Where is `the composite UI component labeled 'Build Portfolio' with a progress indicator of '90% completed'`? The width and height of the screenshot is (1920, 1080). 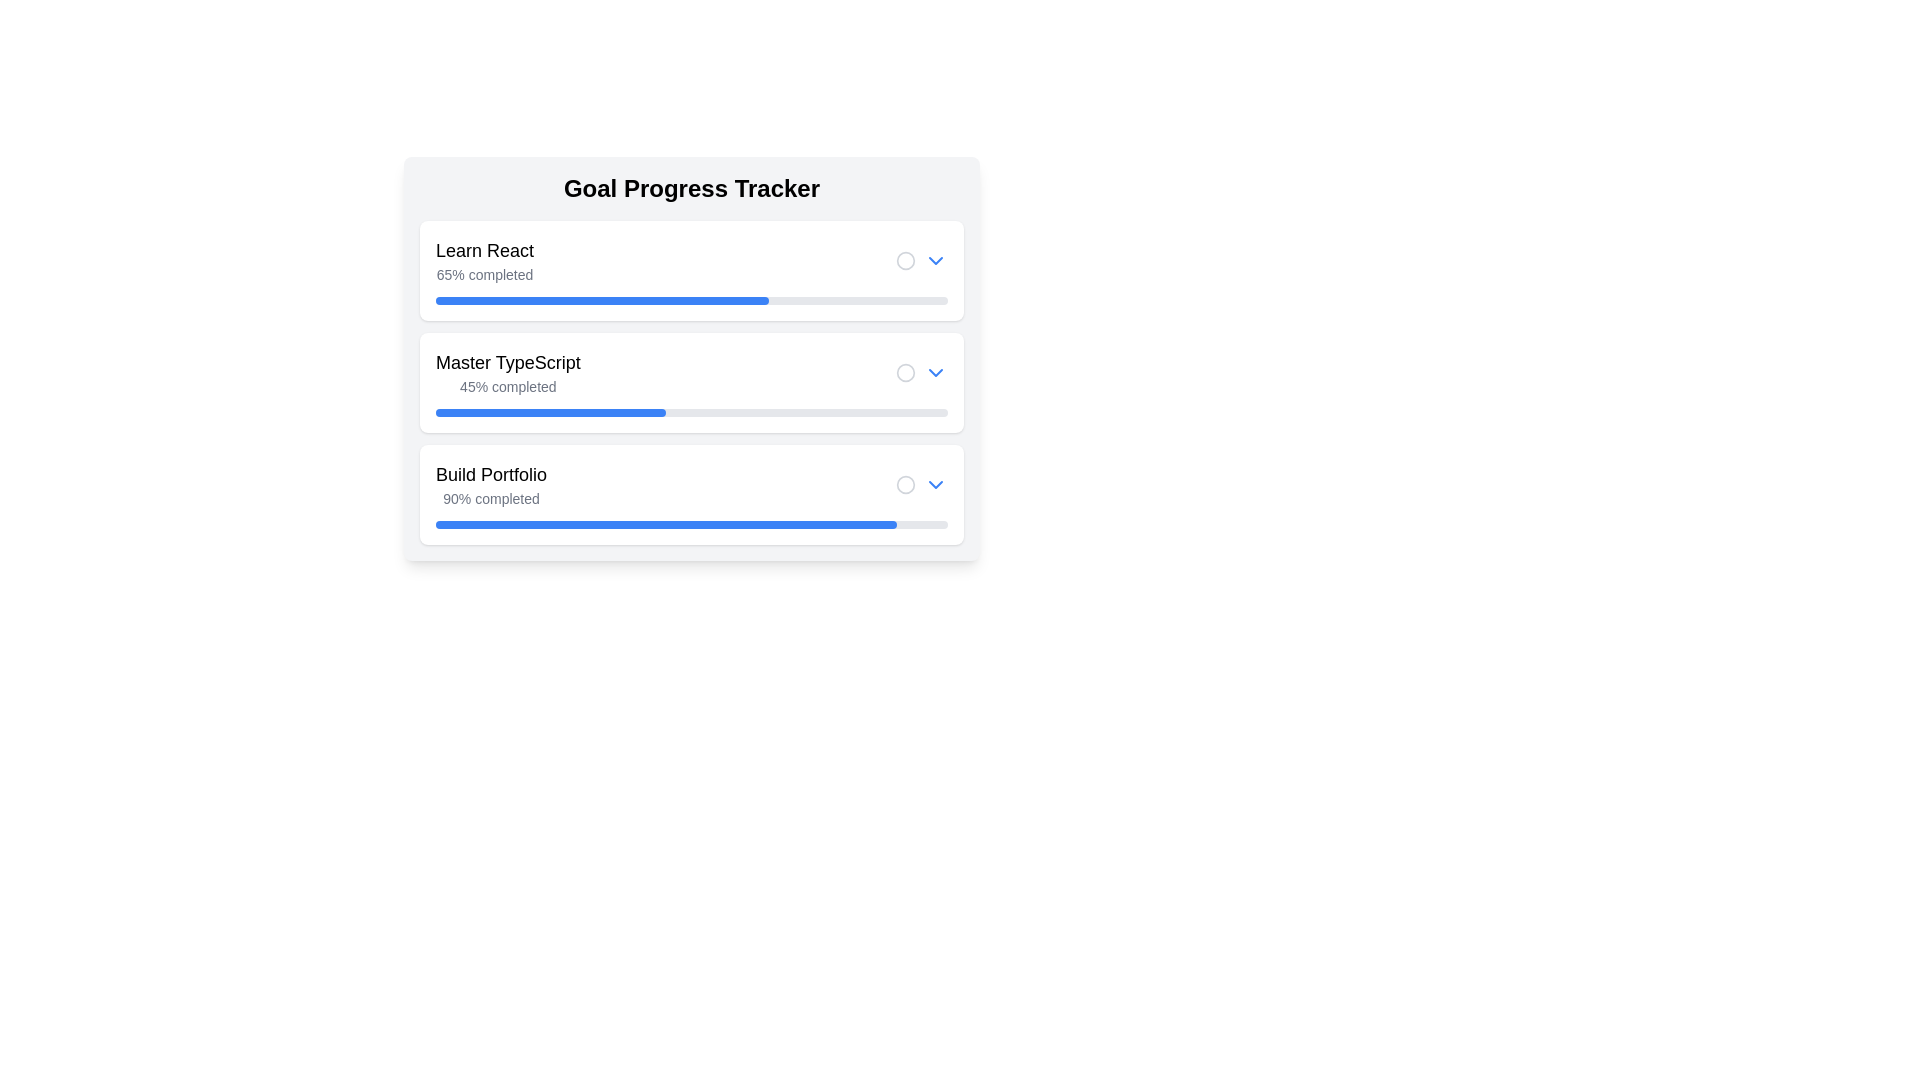 the composite UI component labeled 'Build Portfolio' with a progress indicator of '90% completed' is located at coordinates (691, 485).